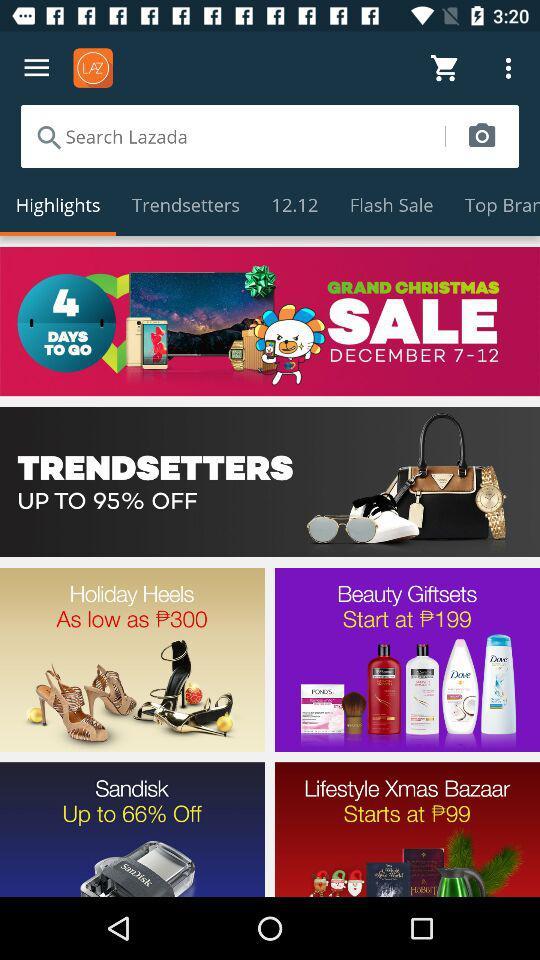 The width and height of the screenshot is (540, 960). I want to click on options, so click(36, 68).